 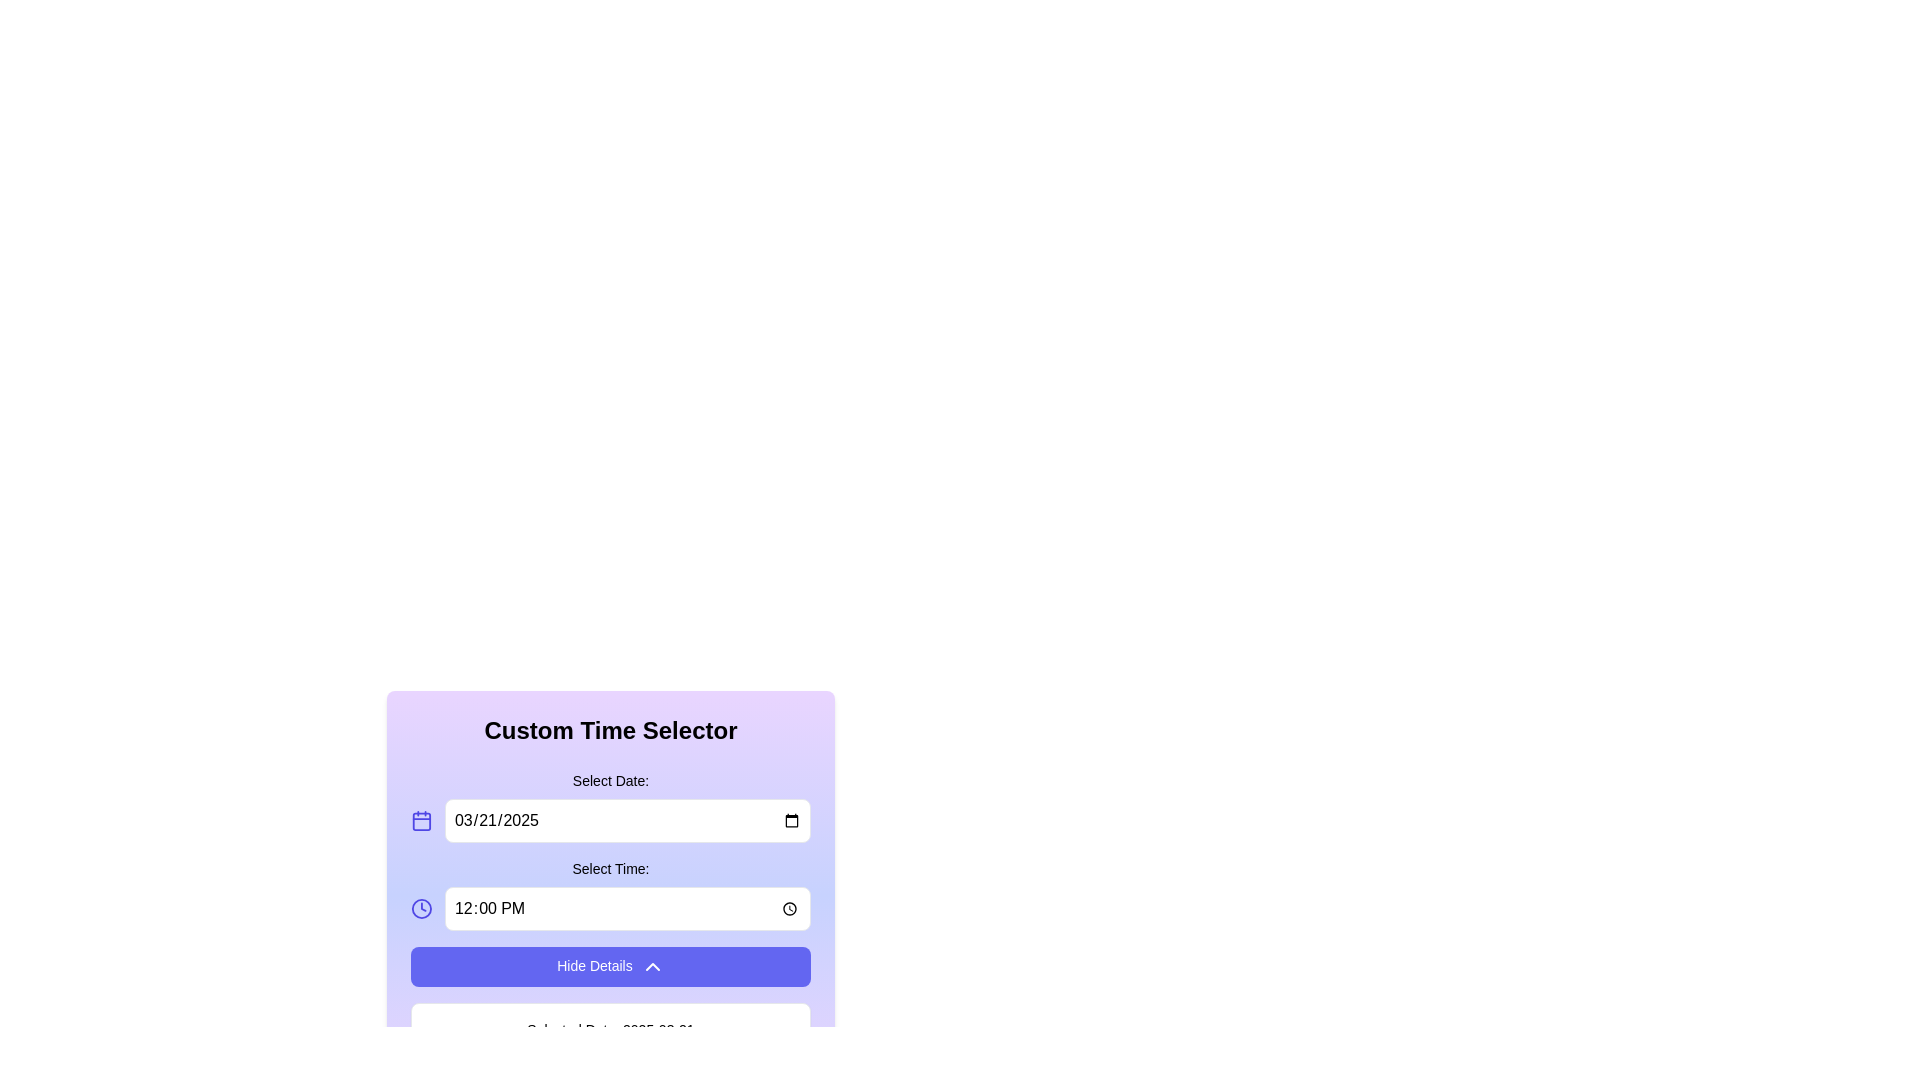 What do you see at coordinates (609, 909) in the screenshot?
I see `the Time selection input field, which displays the current time as '12:00 PM'` at bounding box center [609, 909].